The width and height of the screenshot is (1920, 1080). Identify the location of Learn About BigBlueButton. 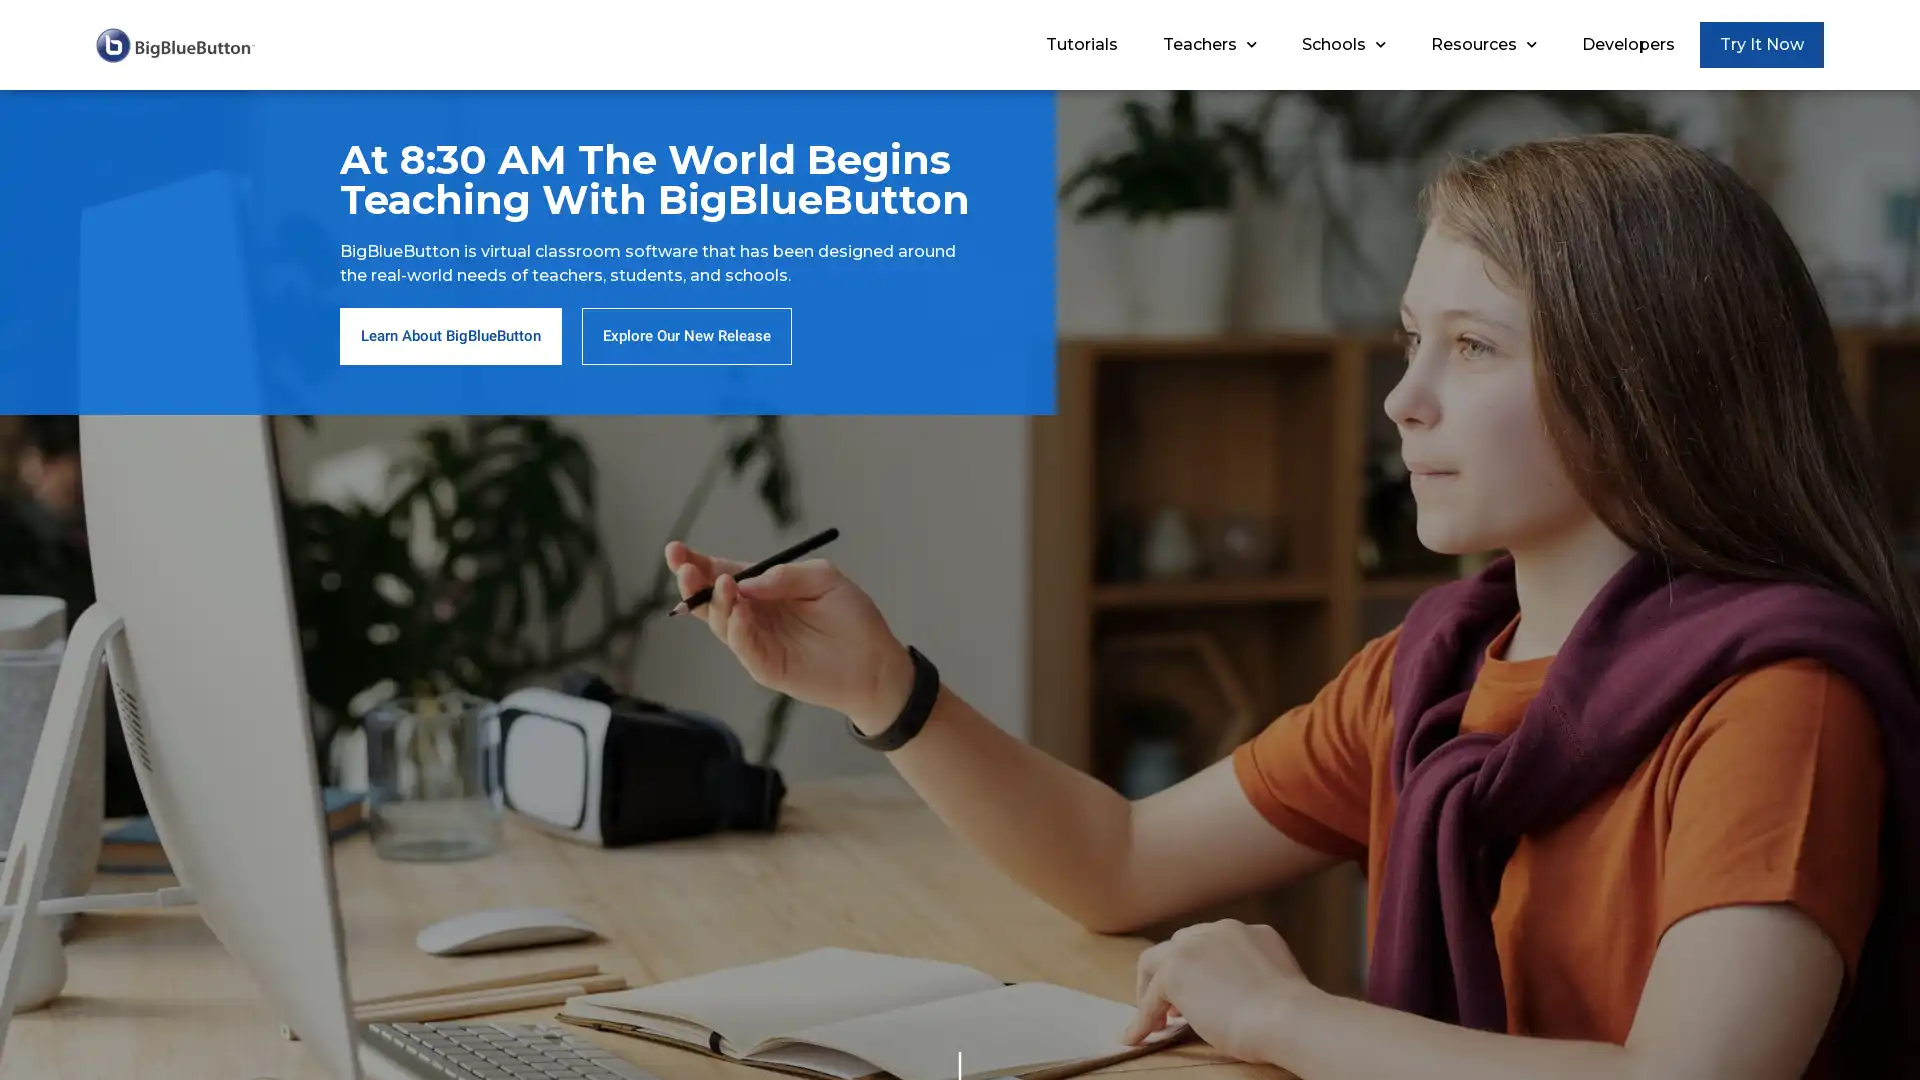
(450, 335).